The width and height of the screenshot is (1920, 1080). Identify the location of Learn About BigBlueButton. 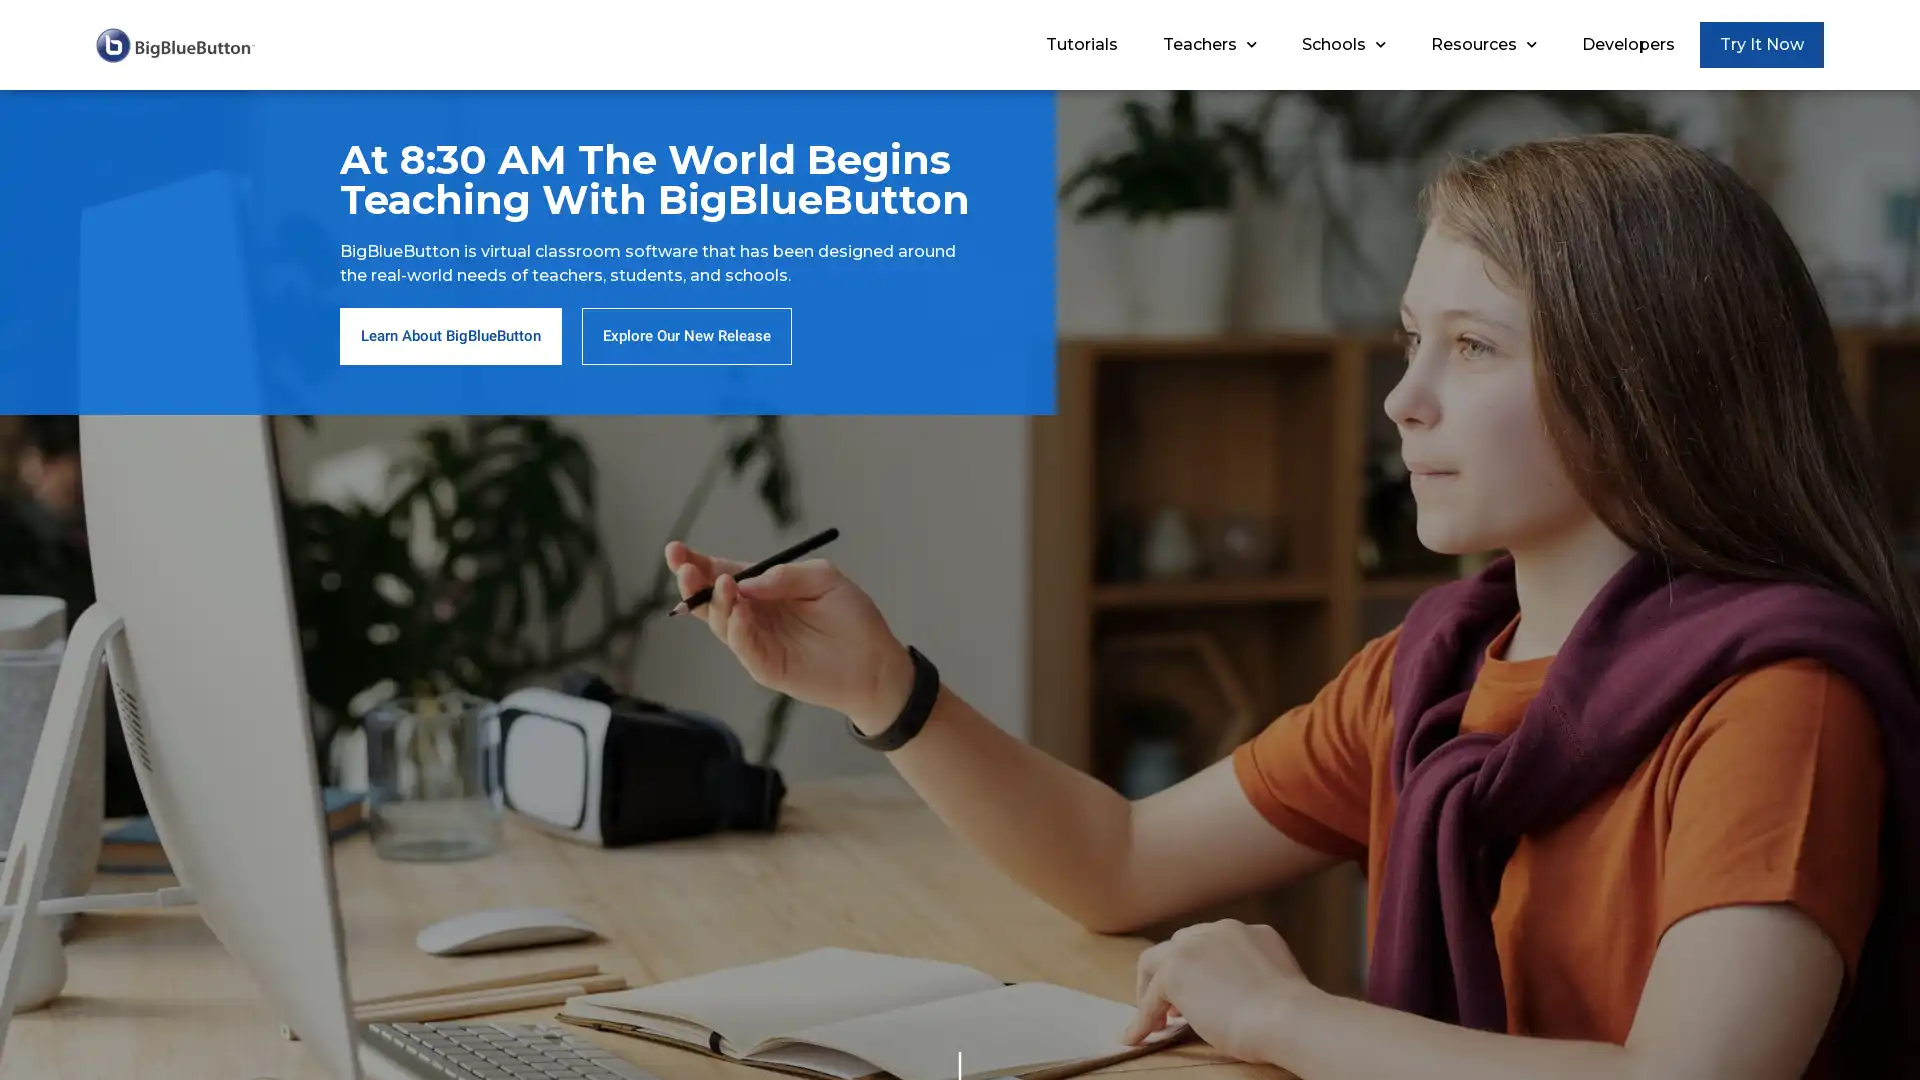
(450, 335).